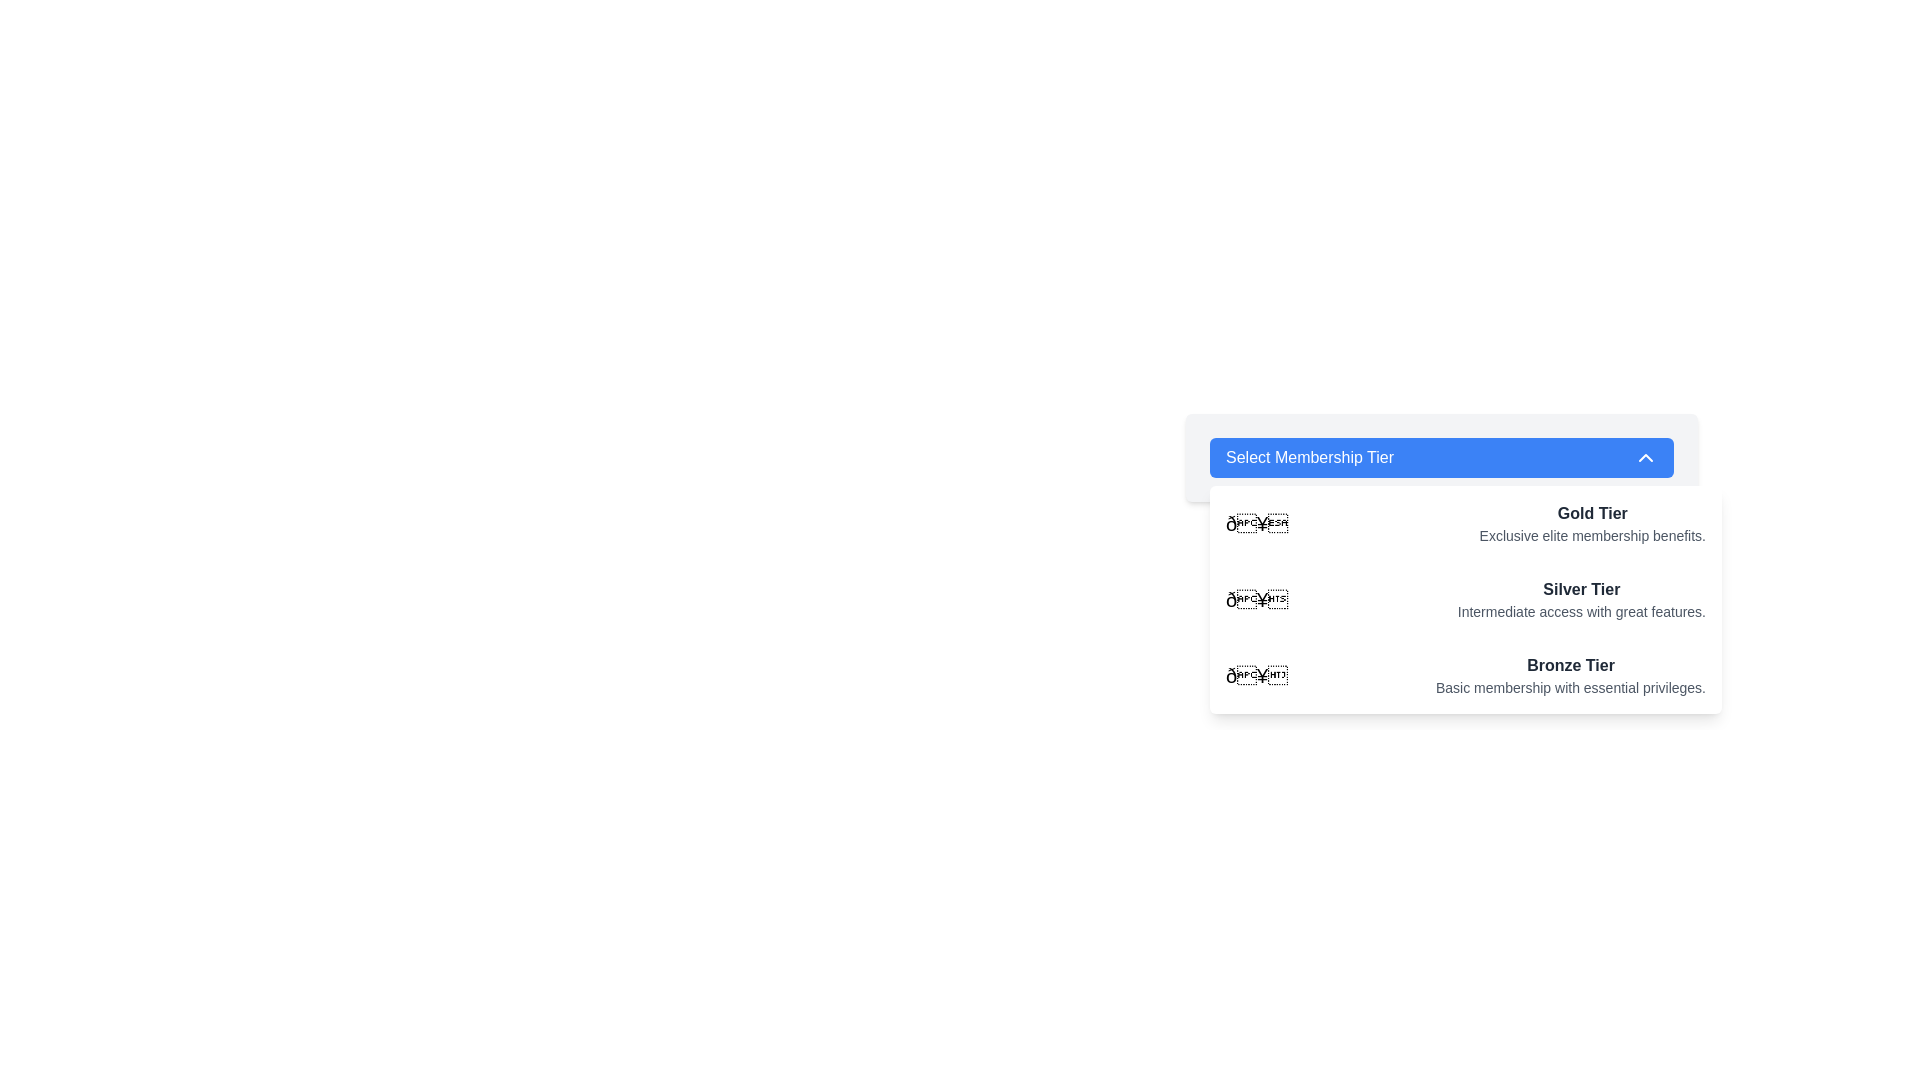  Describe the element at coordinates (1646, 458) in the screenshot. I see `the chevron icon located on the far right side of the 'Select Membership Tier' button` at that location.